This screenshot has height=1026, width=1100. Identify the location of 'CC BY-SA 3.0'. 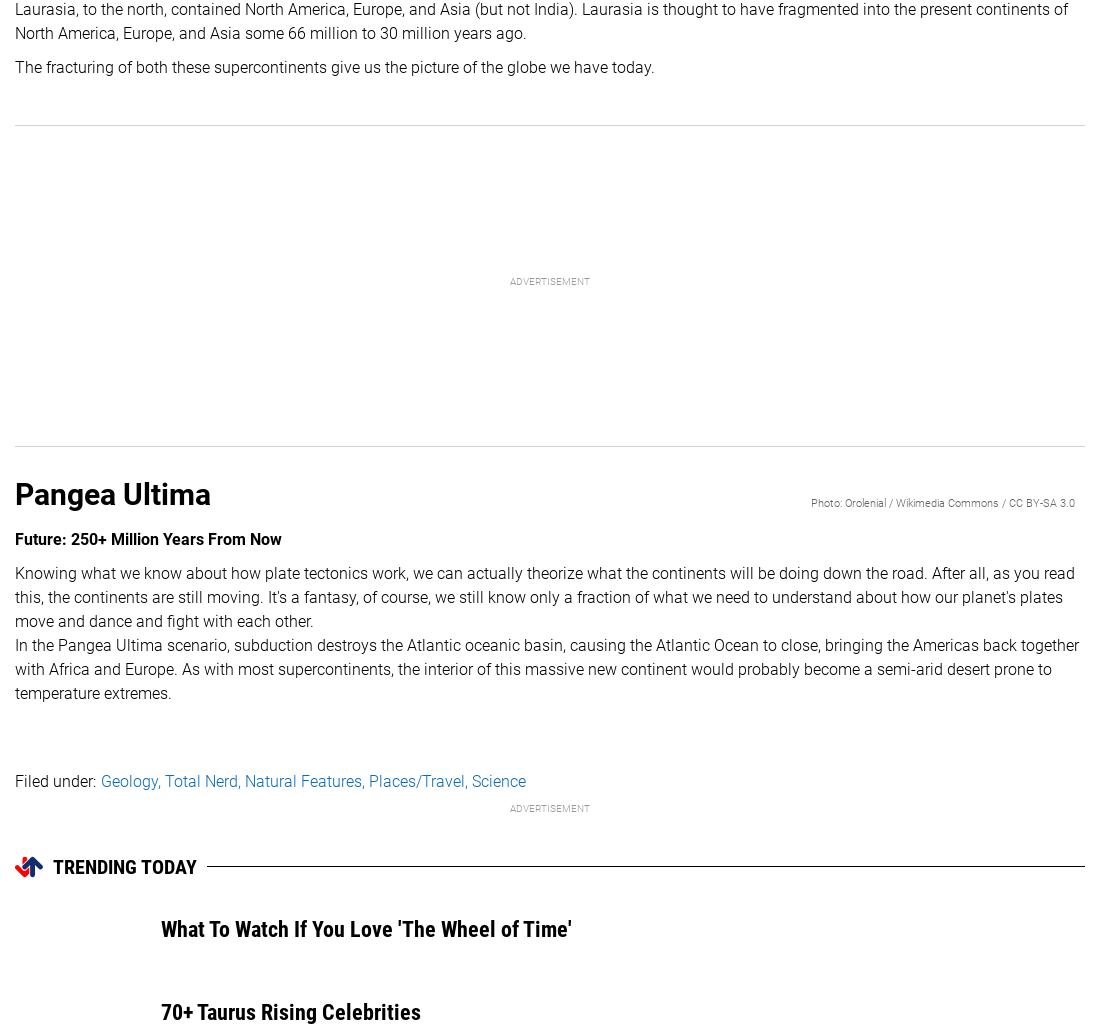
(1042, 501).